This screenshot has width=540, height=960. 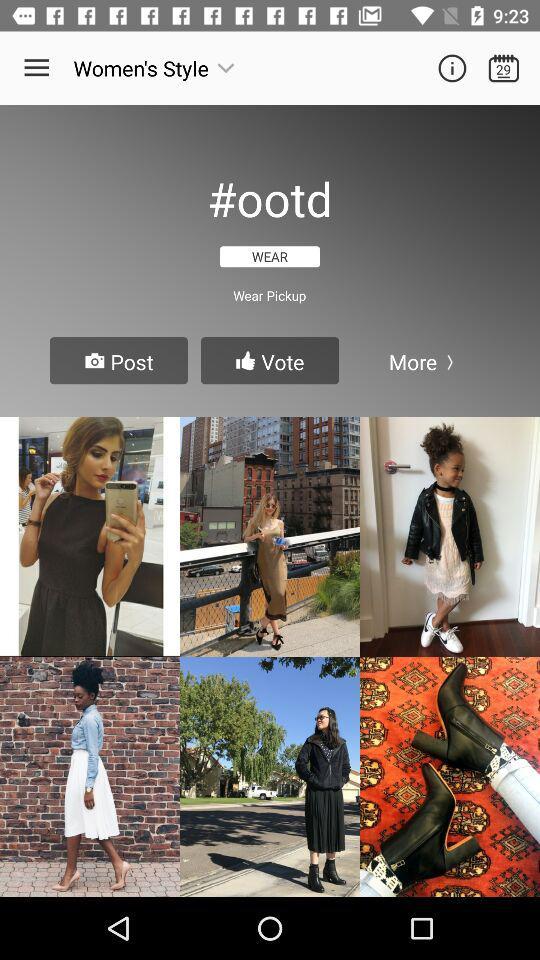 What do you see at coordinates (452, 68) in the screenshot?
I see `find out more information` at bounding box center [452, 68].